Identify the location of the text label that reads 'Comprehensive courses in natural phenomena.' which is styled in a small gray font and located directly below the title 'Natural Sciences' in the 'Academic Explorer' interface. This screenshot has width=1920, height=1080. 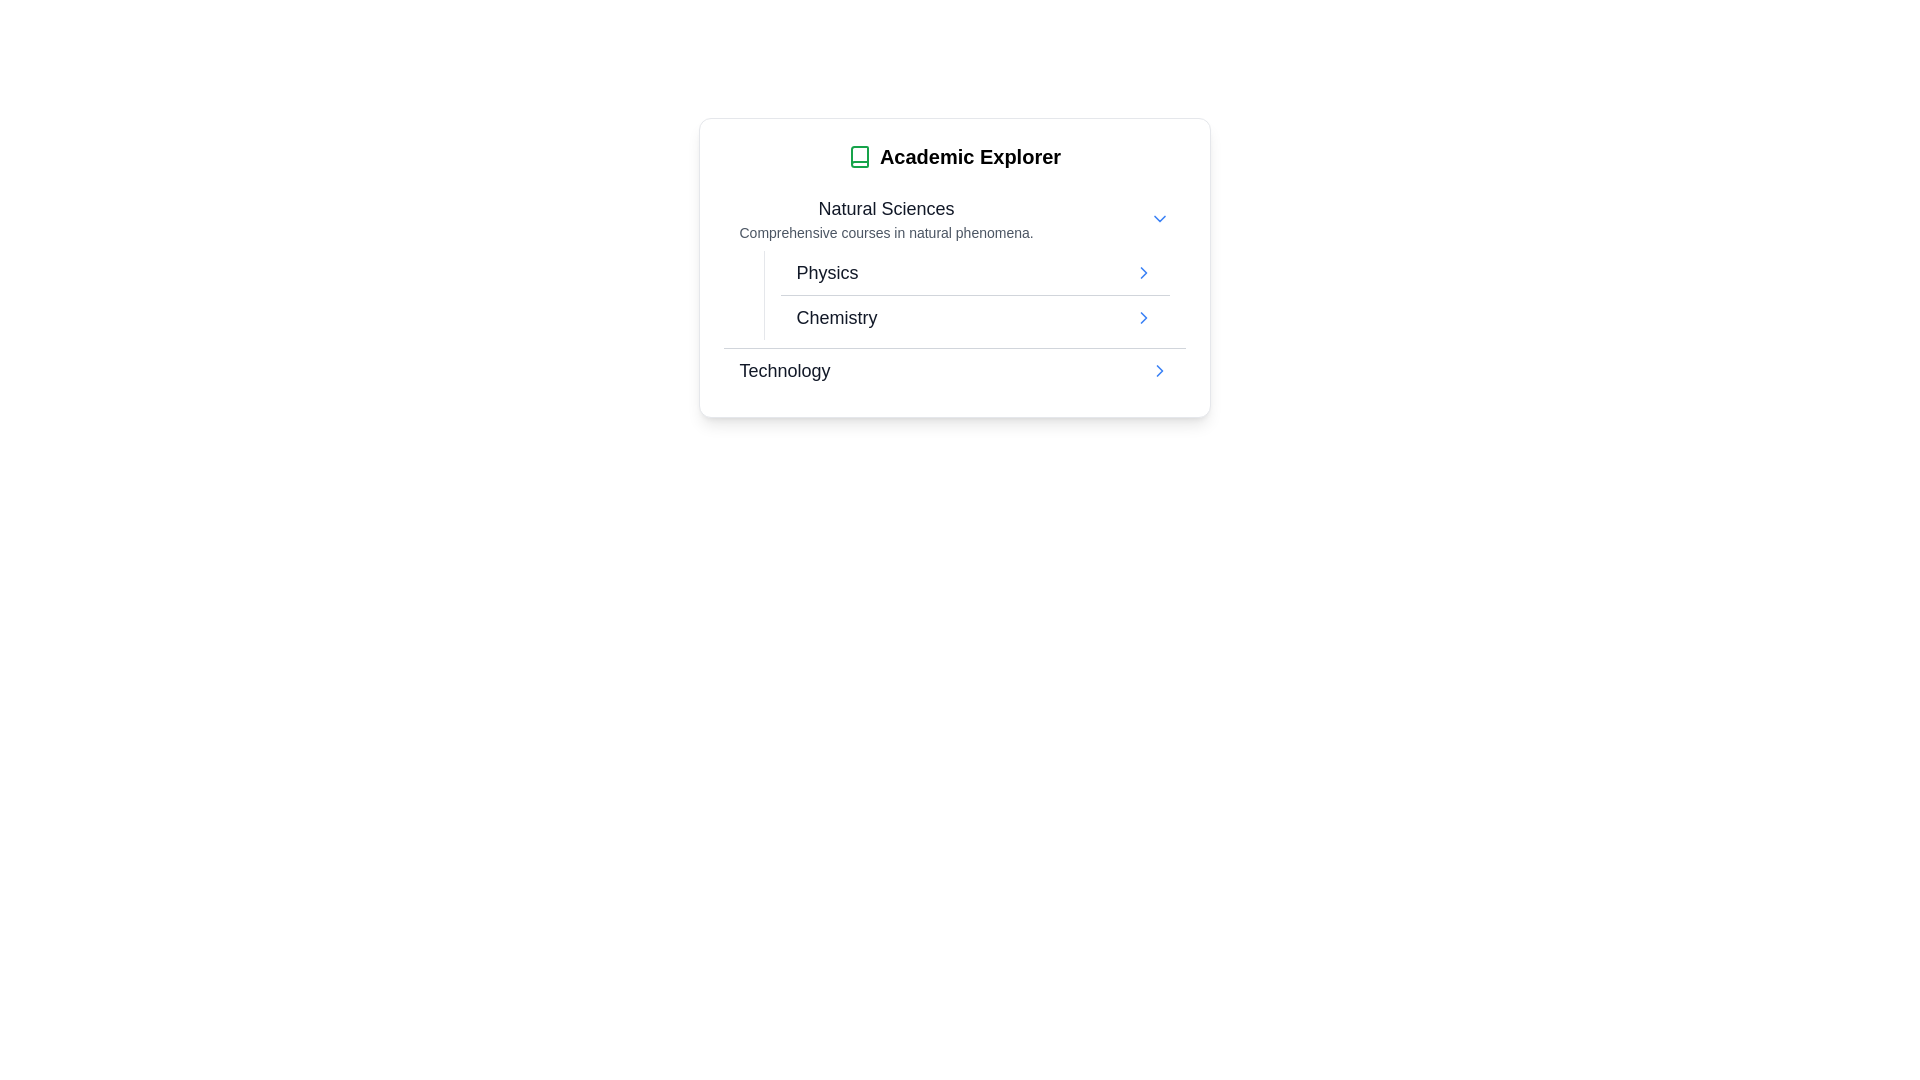
(885, 231).